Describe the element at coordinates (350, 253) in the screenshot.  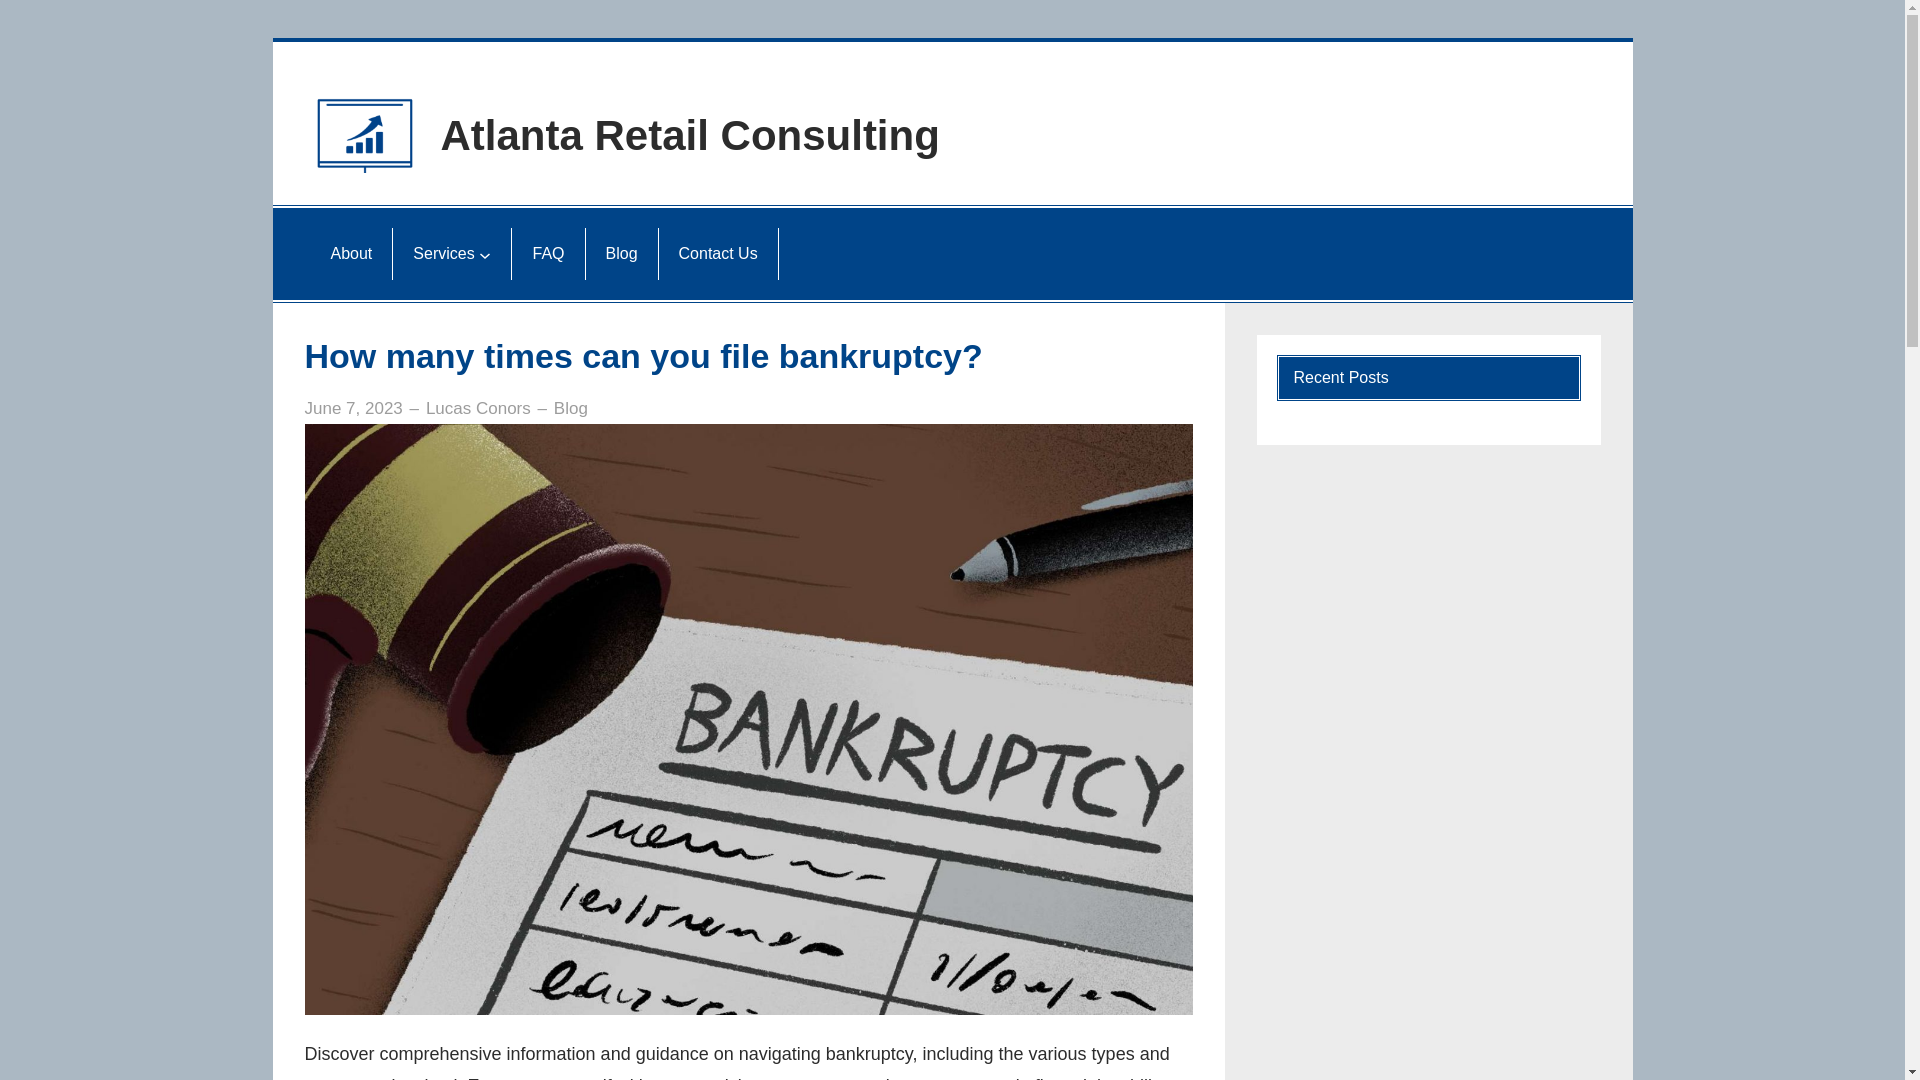
I see `'About'` at that location.